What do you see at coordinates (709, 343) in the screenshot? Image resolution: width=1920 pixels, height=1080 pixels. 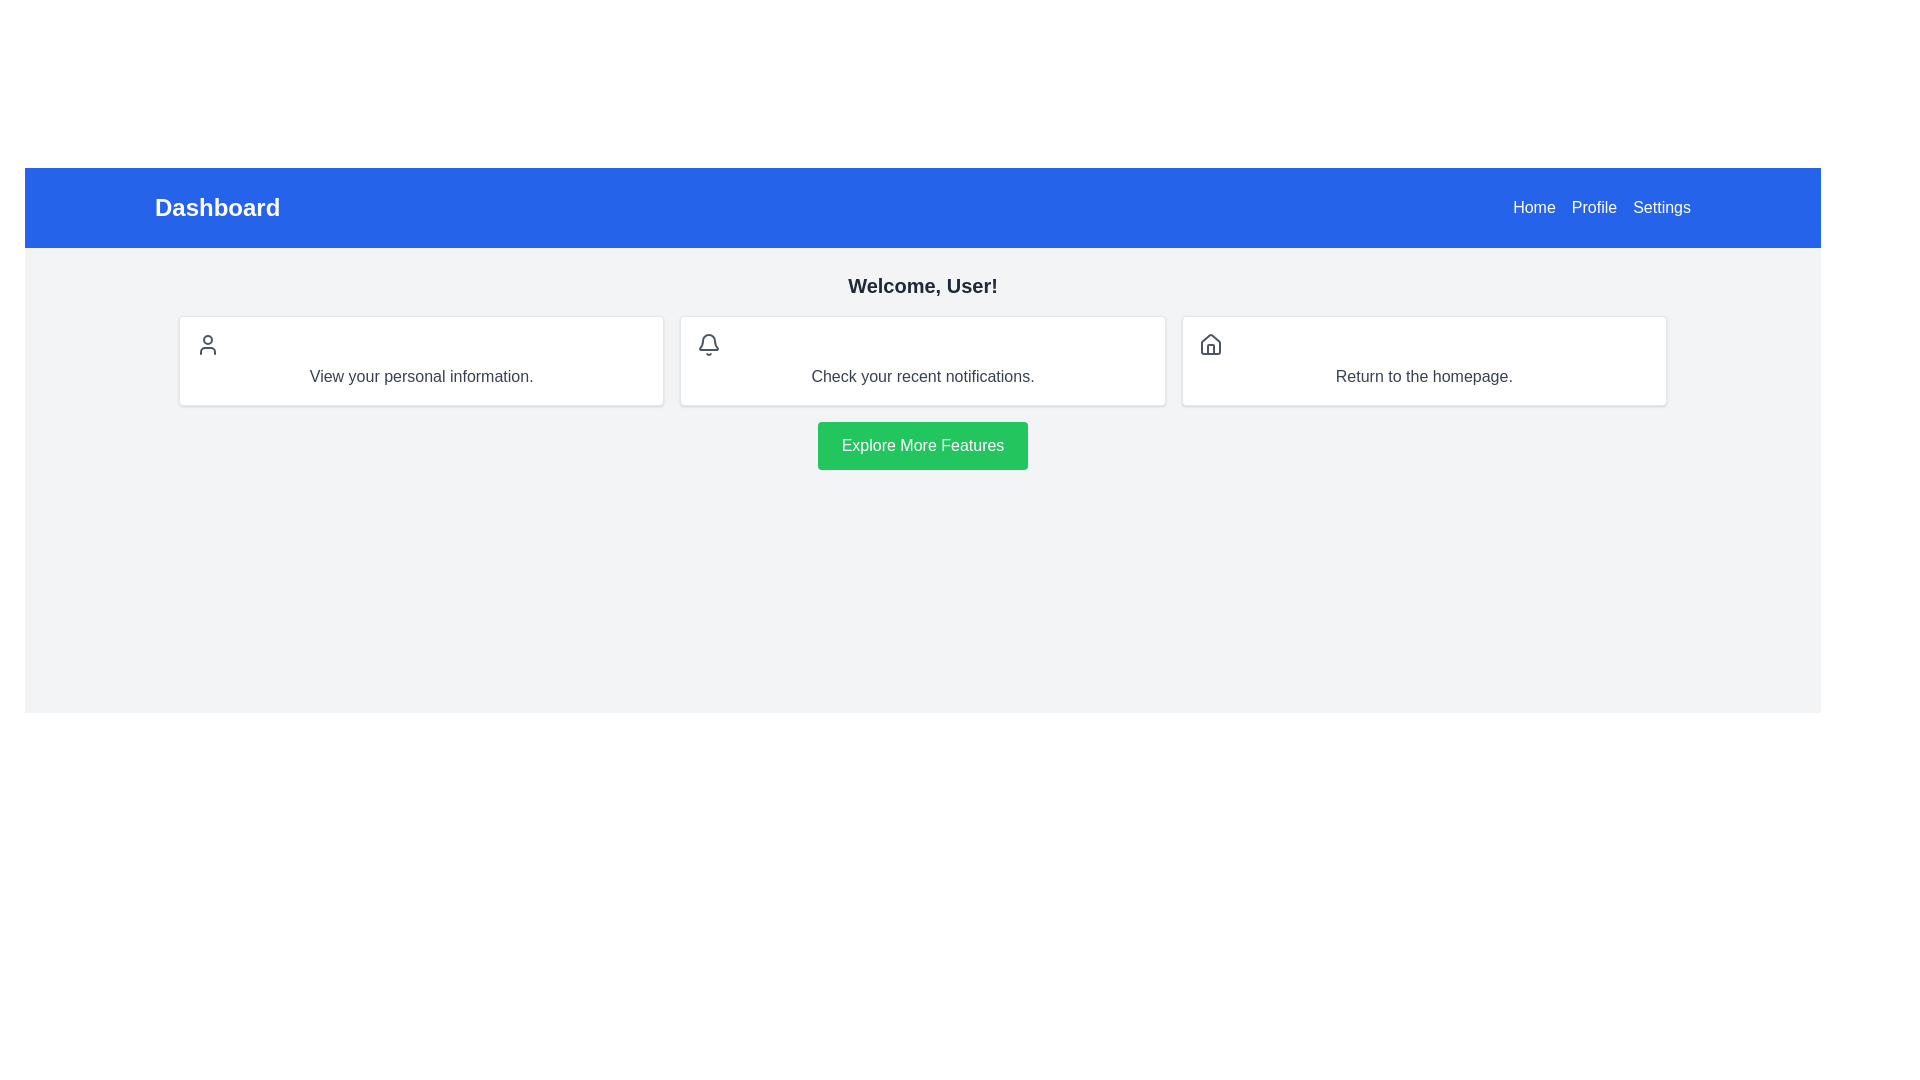 I see `the notifications icon located at the top of the card that says 'Check your recent notifications.'` at bounding box center [709, 343].